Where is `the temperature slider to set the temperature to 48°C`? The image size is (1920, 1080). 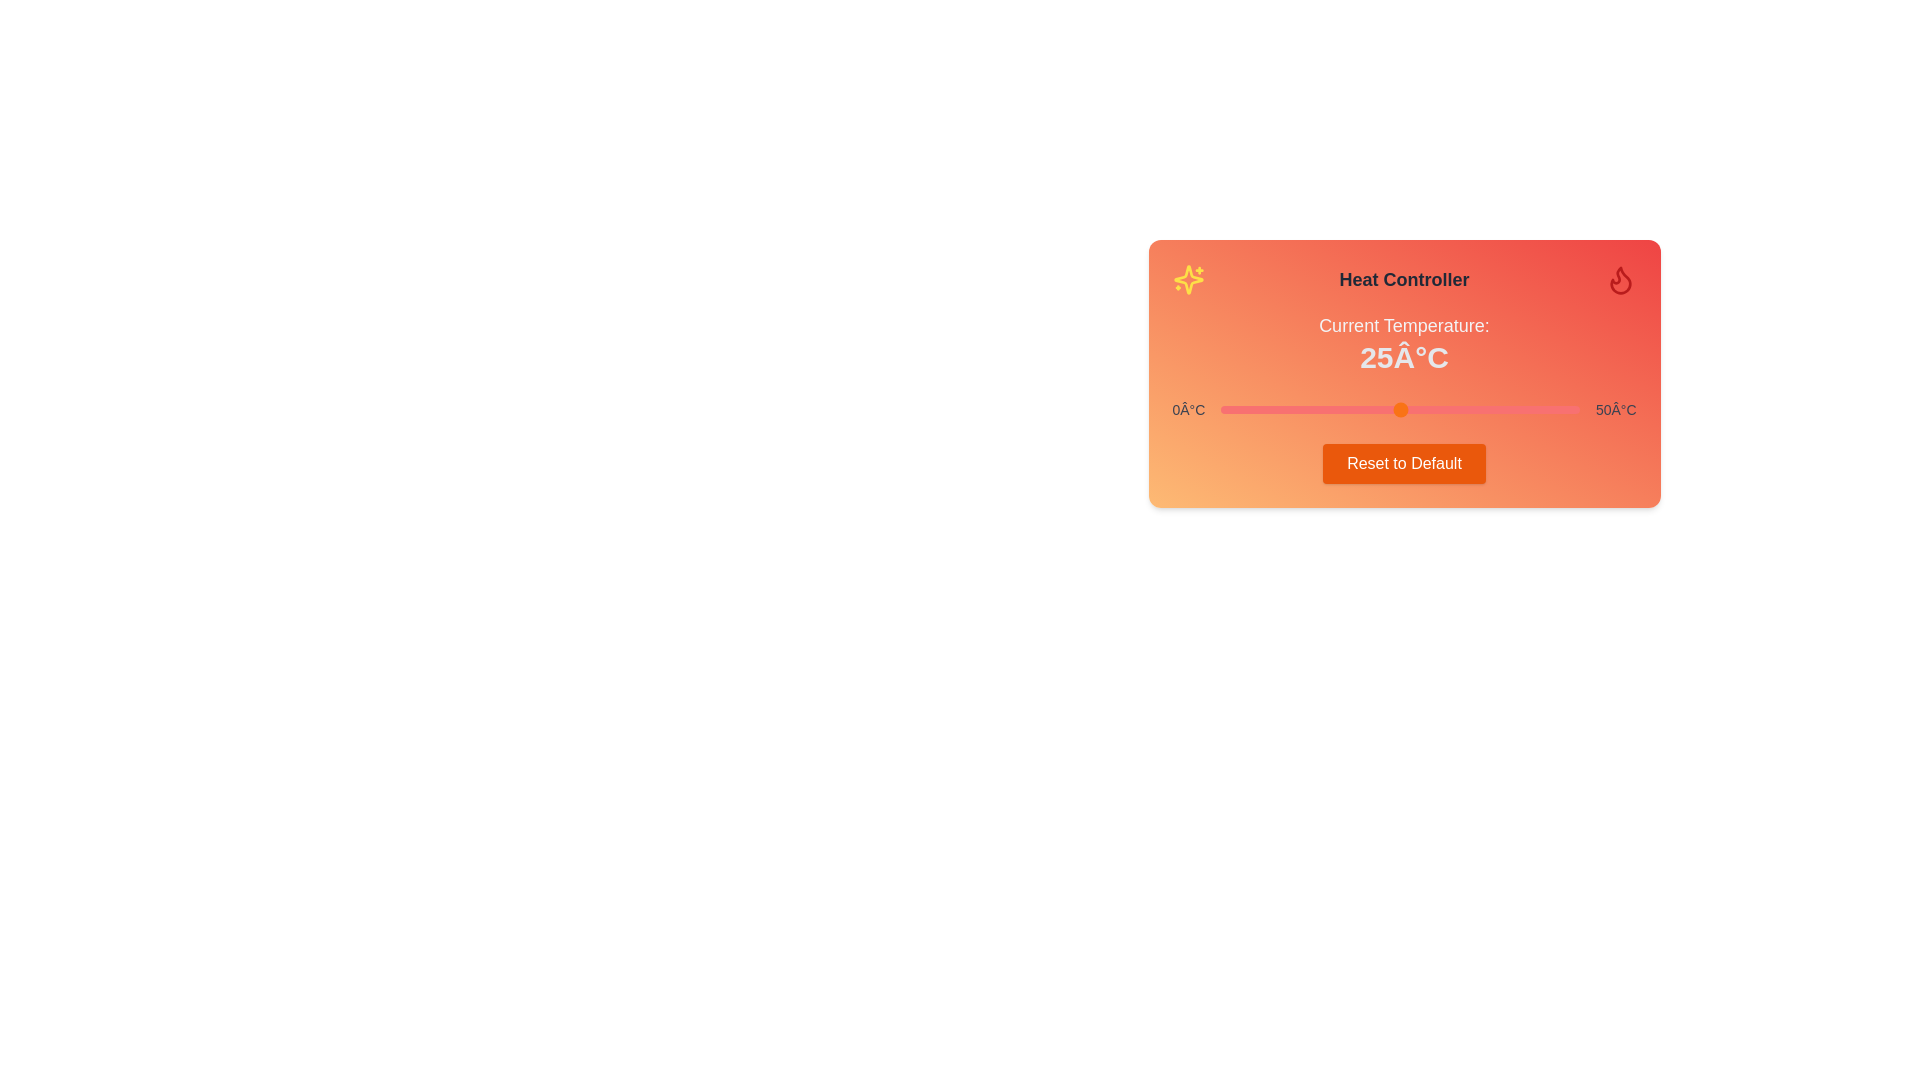 the temperature slider to set the temperature to 48°C is located at coordinates (1563, 408).